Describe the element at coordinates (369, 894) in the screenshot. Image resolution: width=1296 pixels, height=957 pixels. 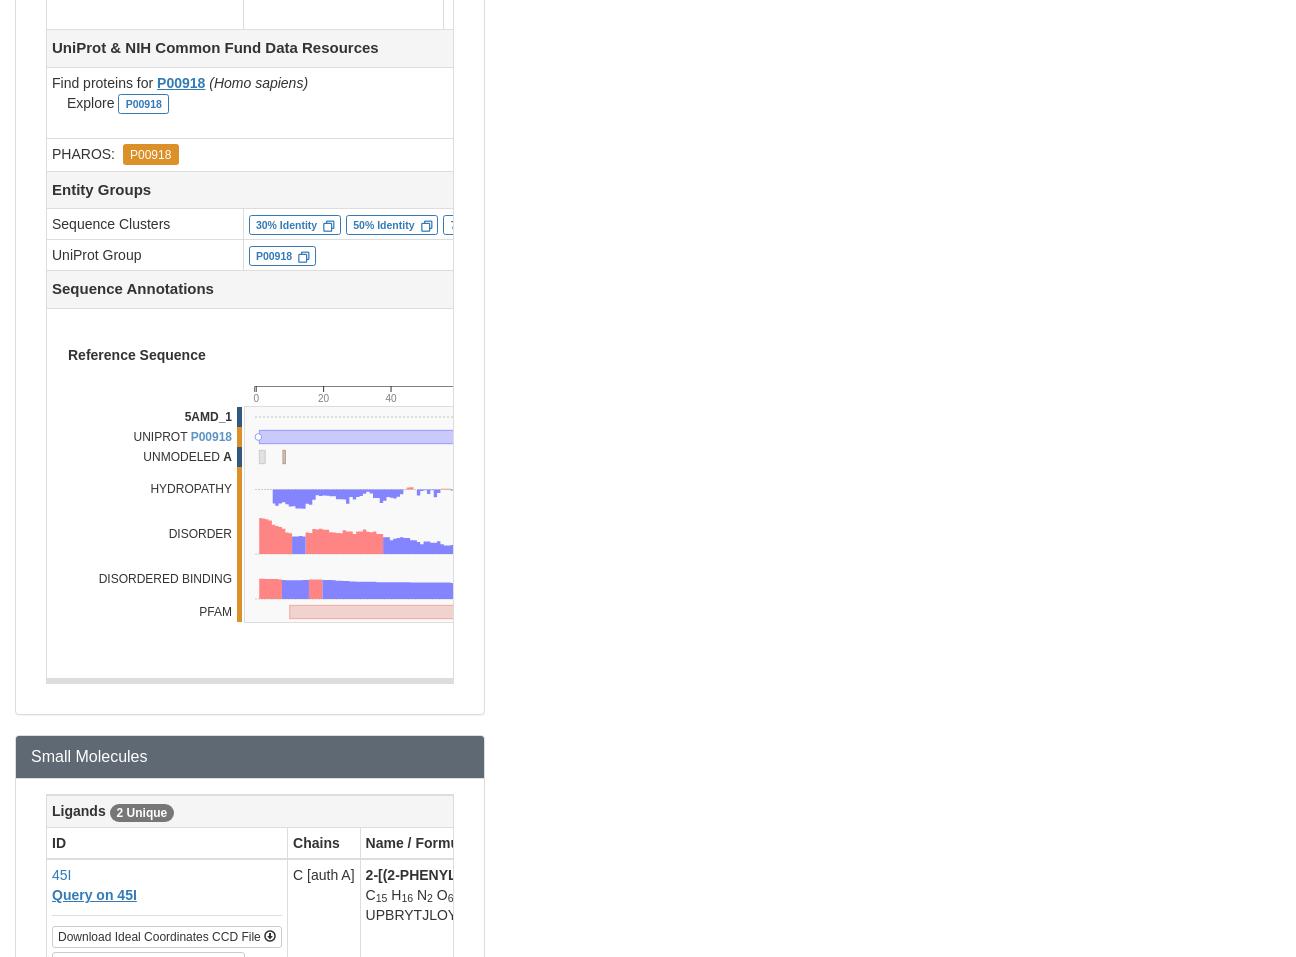
I see `'C'` at that location.